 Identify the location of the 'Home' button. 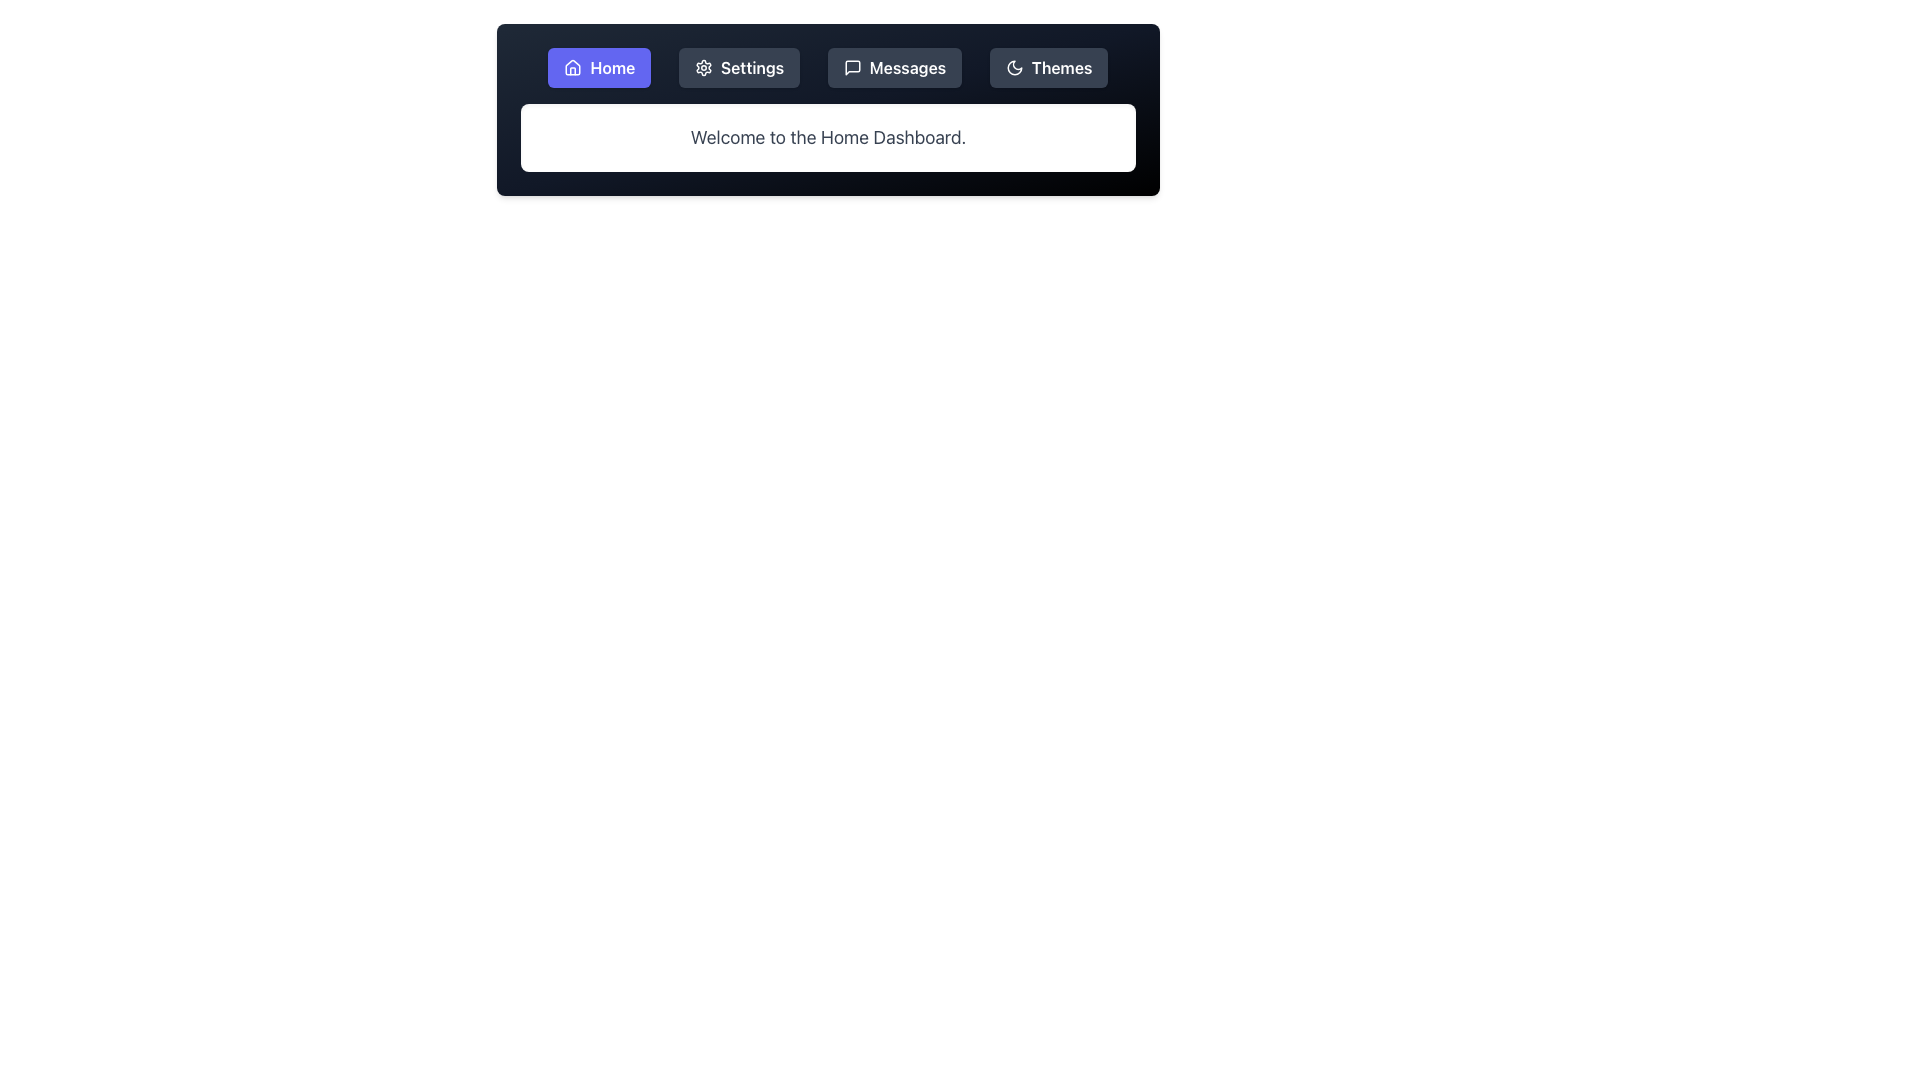
(599, 67).